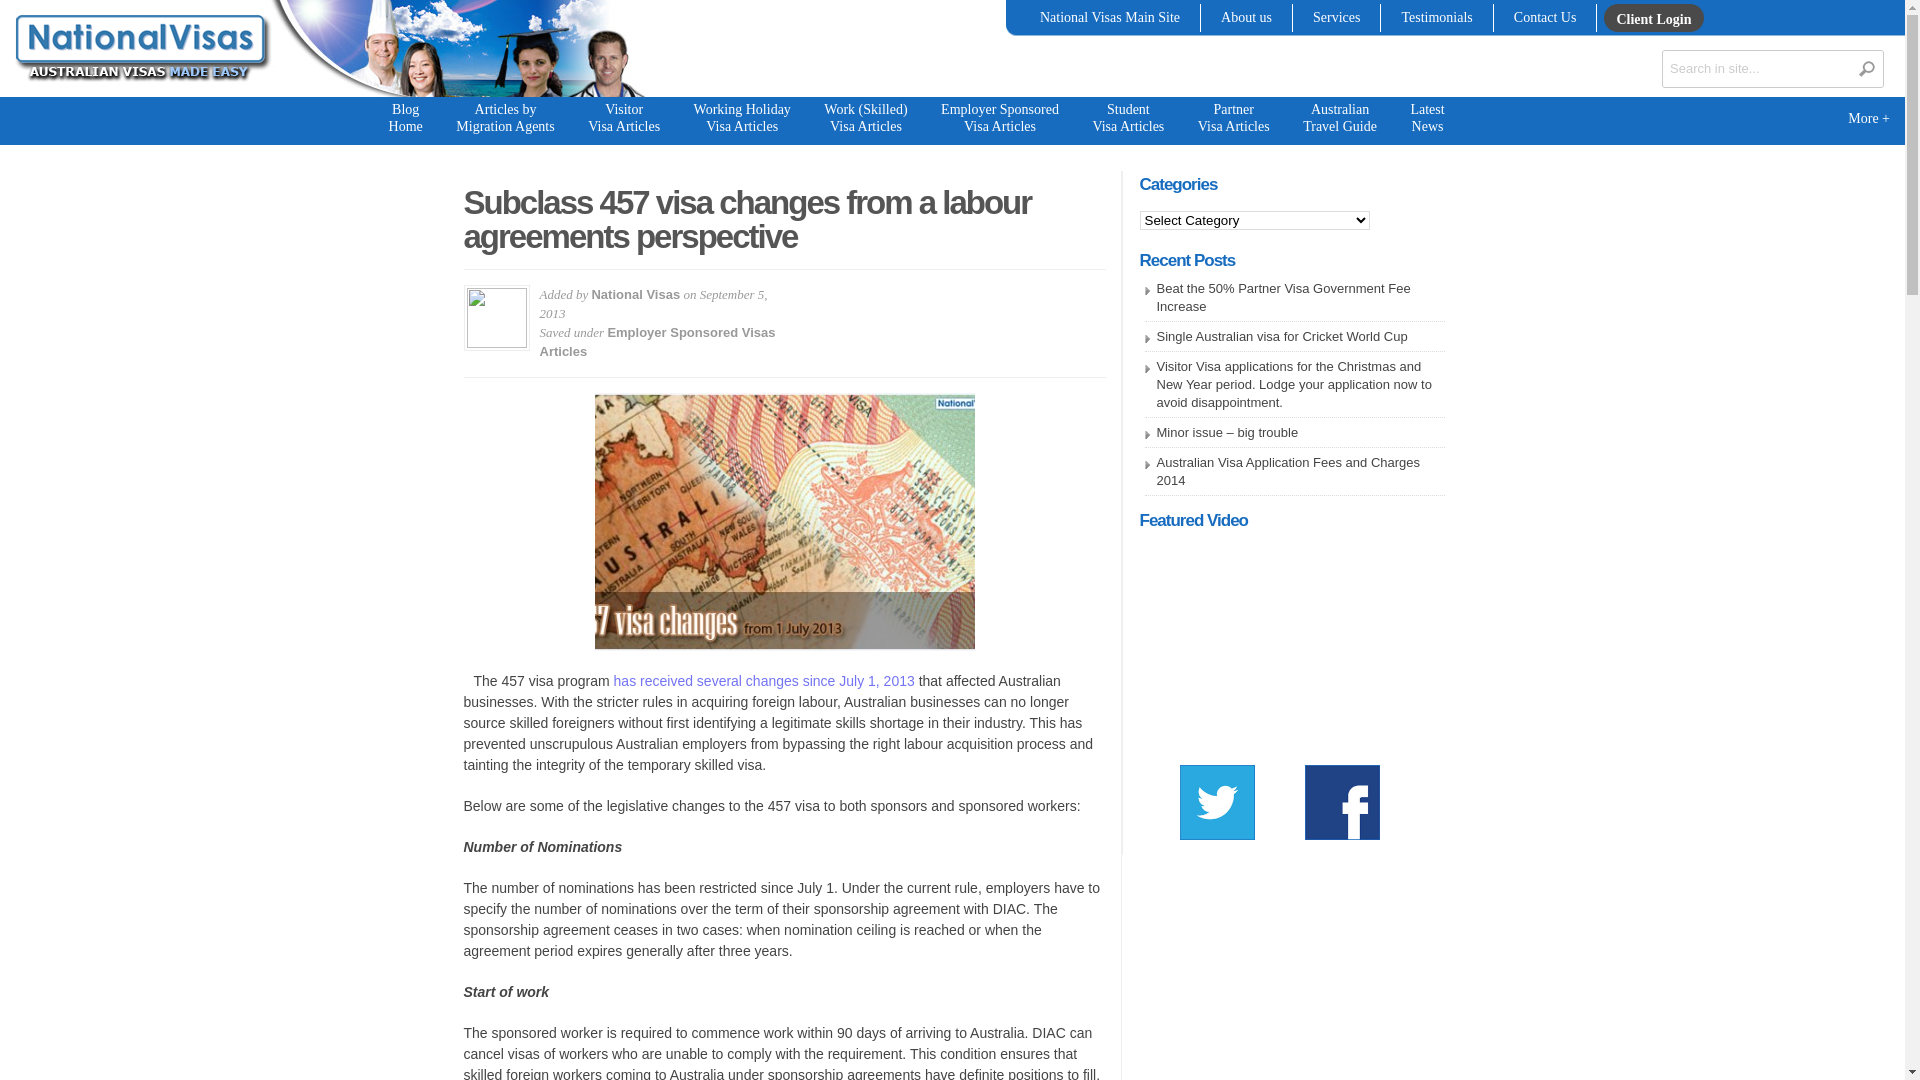  What do you see at coordinates (634, 294) in the screenshot?
I see `'National Visas'` at bounding box center [634, 294].